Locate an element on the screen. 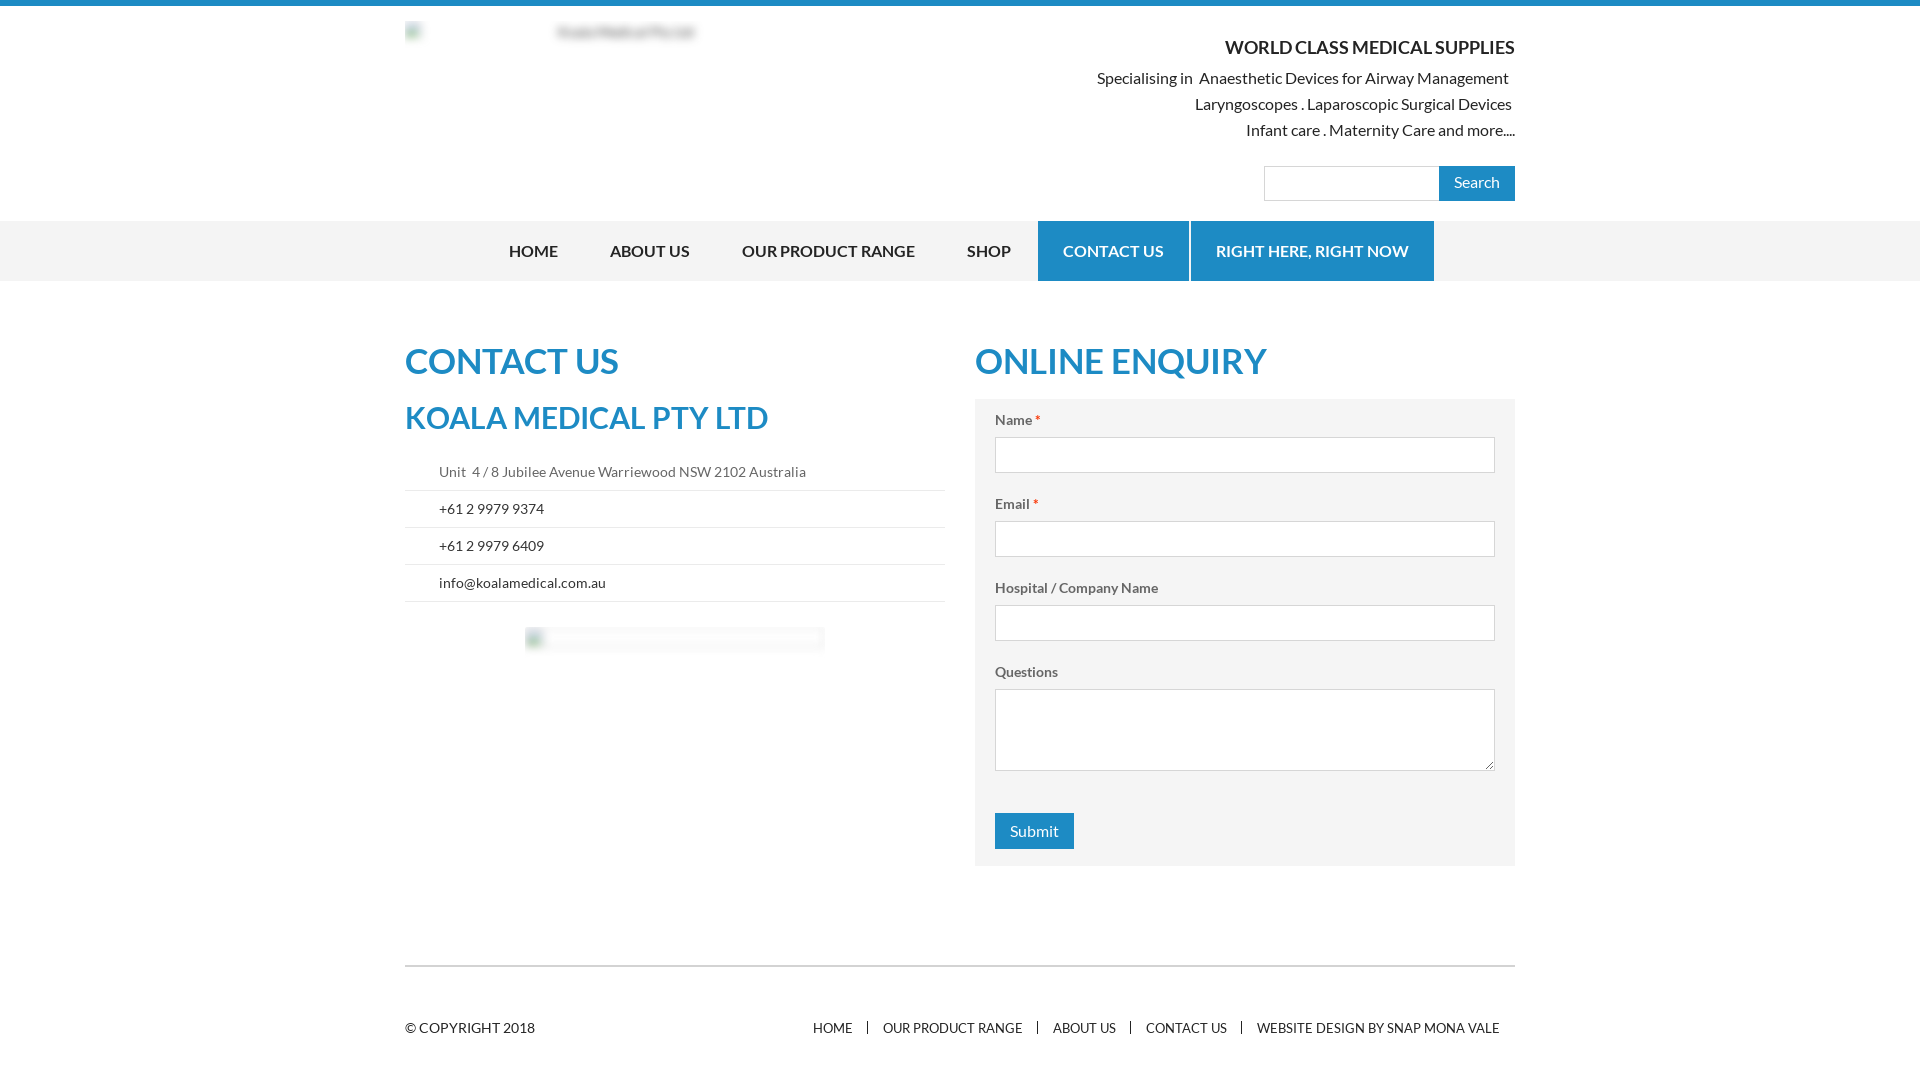 The image size is (1920, 1080). 'Submit' is located at coordinates (994, 830).